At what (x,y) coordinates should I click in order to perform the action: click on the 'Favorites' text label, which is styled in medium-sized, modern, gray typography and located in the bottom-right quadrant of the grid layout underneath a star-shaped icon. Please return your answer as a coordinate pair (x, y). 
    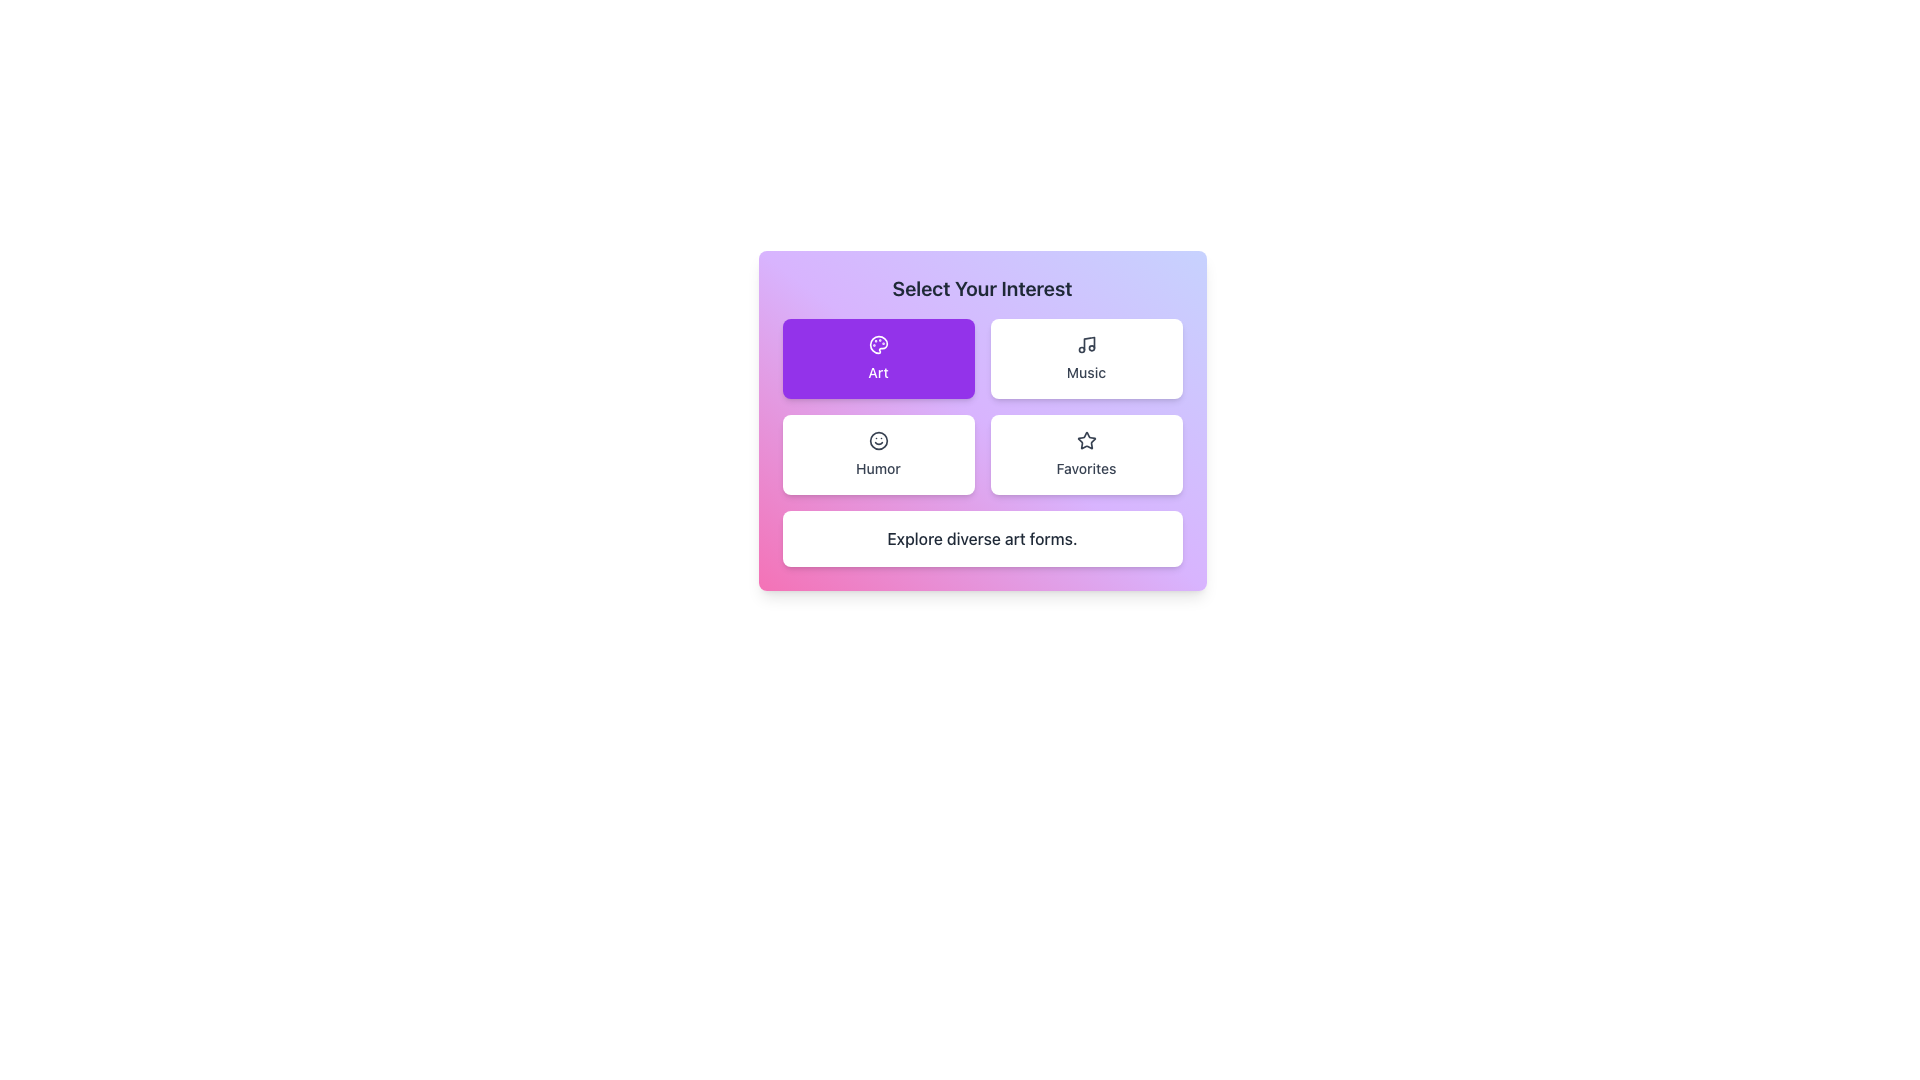
    Looking at the image, I should click on (1085, 469).